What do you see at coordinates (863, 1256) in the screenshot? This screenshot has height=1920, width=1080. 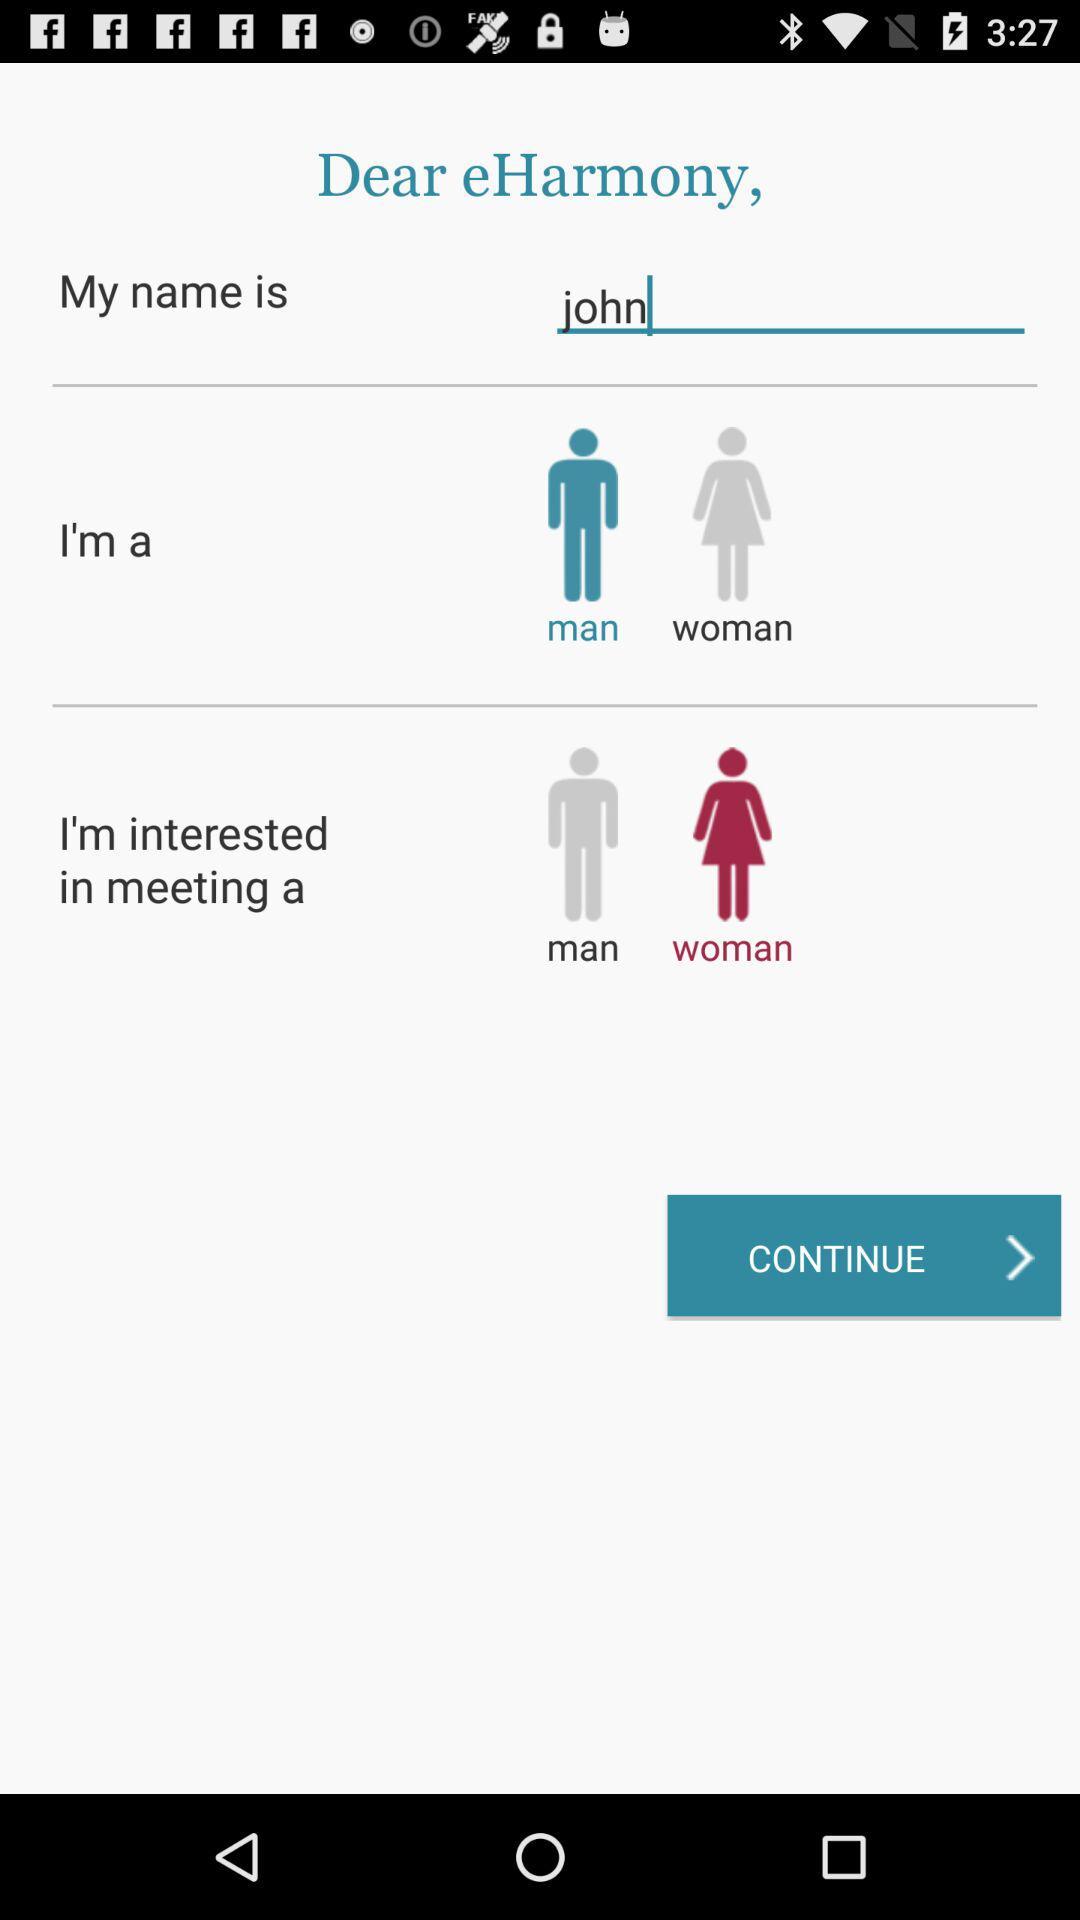 I see `continue icon` at bounding box center [863, 1256].